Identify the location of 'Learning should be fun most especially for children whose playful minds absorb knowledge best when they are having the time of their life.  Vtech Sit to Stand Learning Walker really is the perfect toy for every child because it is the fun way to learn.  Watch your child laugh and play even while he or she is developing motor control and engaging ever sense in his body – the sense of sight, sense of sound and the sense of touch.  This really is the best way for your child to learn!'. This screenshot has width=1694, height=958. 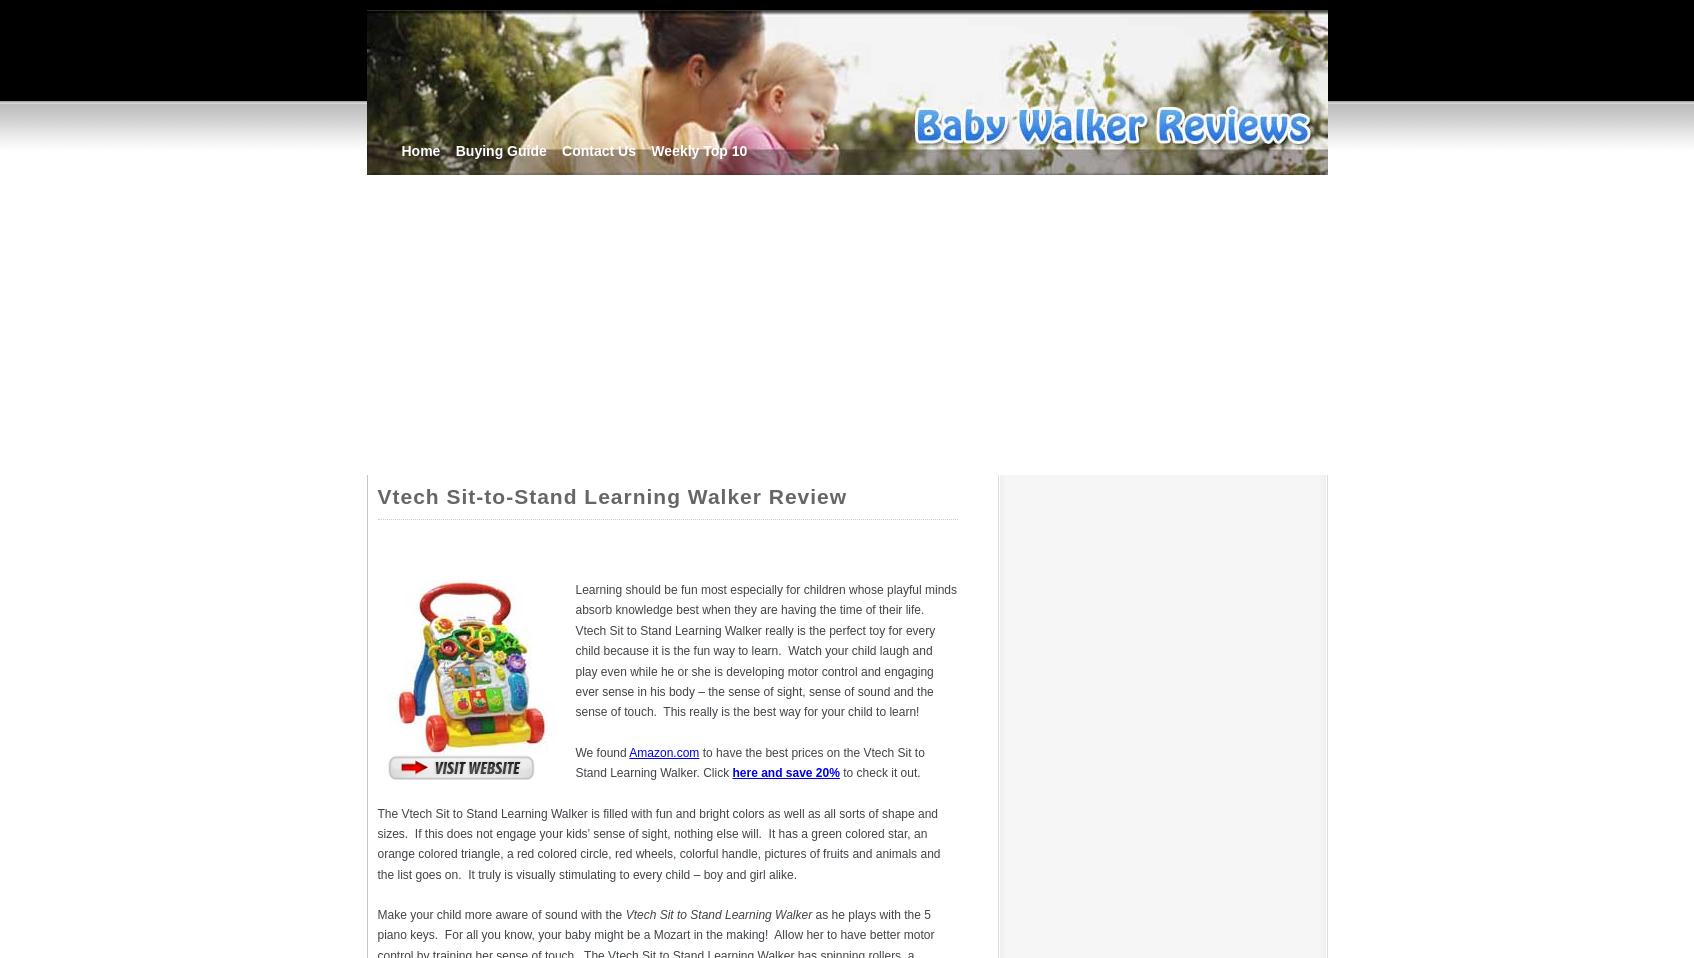
(574, 649).